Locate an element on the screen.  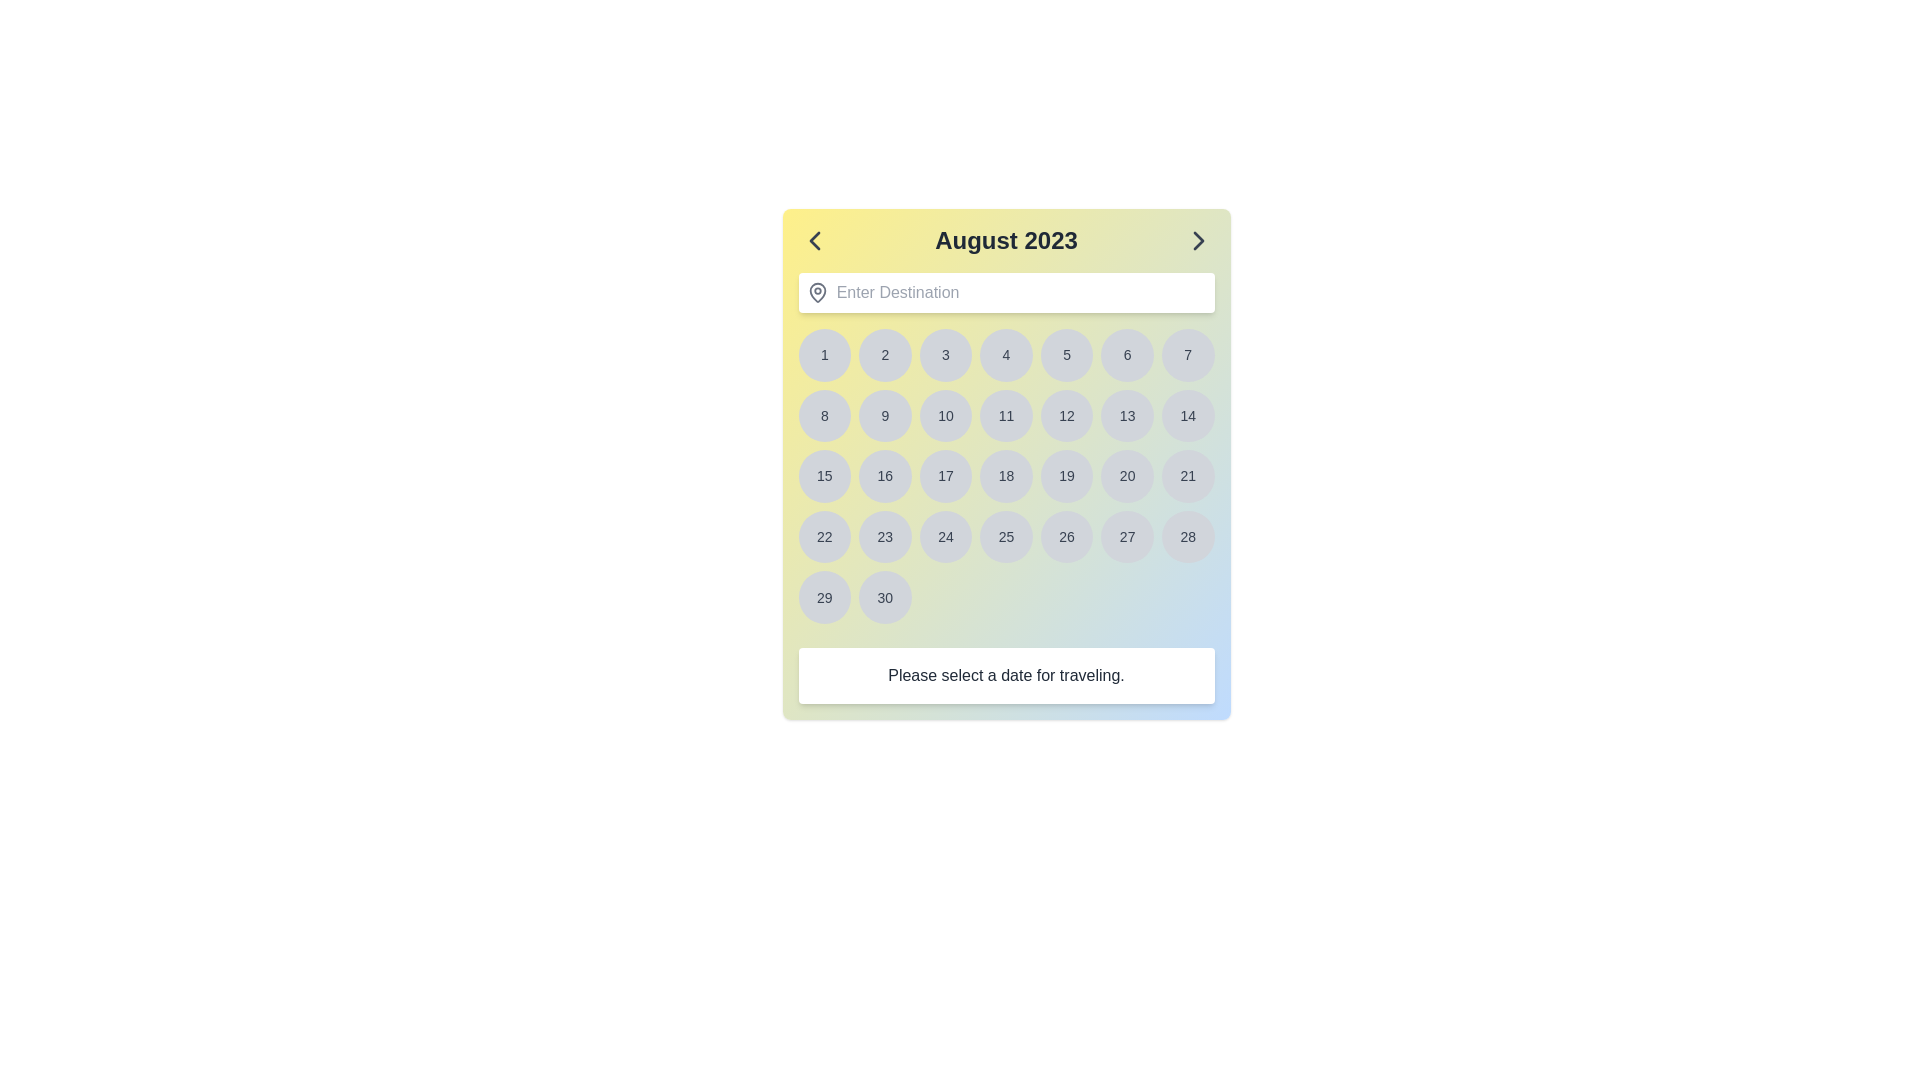
the selectable date button indicating the 18th of August 2023 in the calendar grid is located at coordinates (1006, 476).